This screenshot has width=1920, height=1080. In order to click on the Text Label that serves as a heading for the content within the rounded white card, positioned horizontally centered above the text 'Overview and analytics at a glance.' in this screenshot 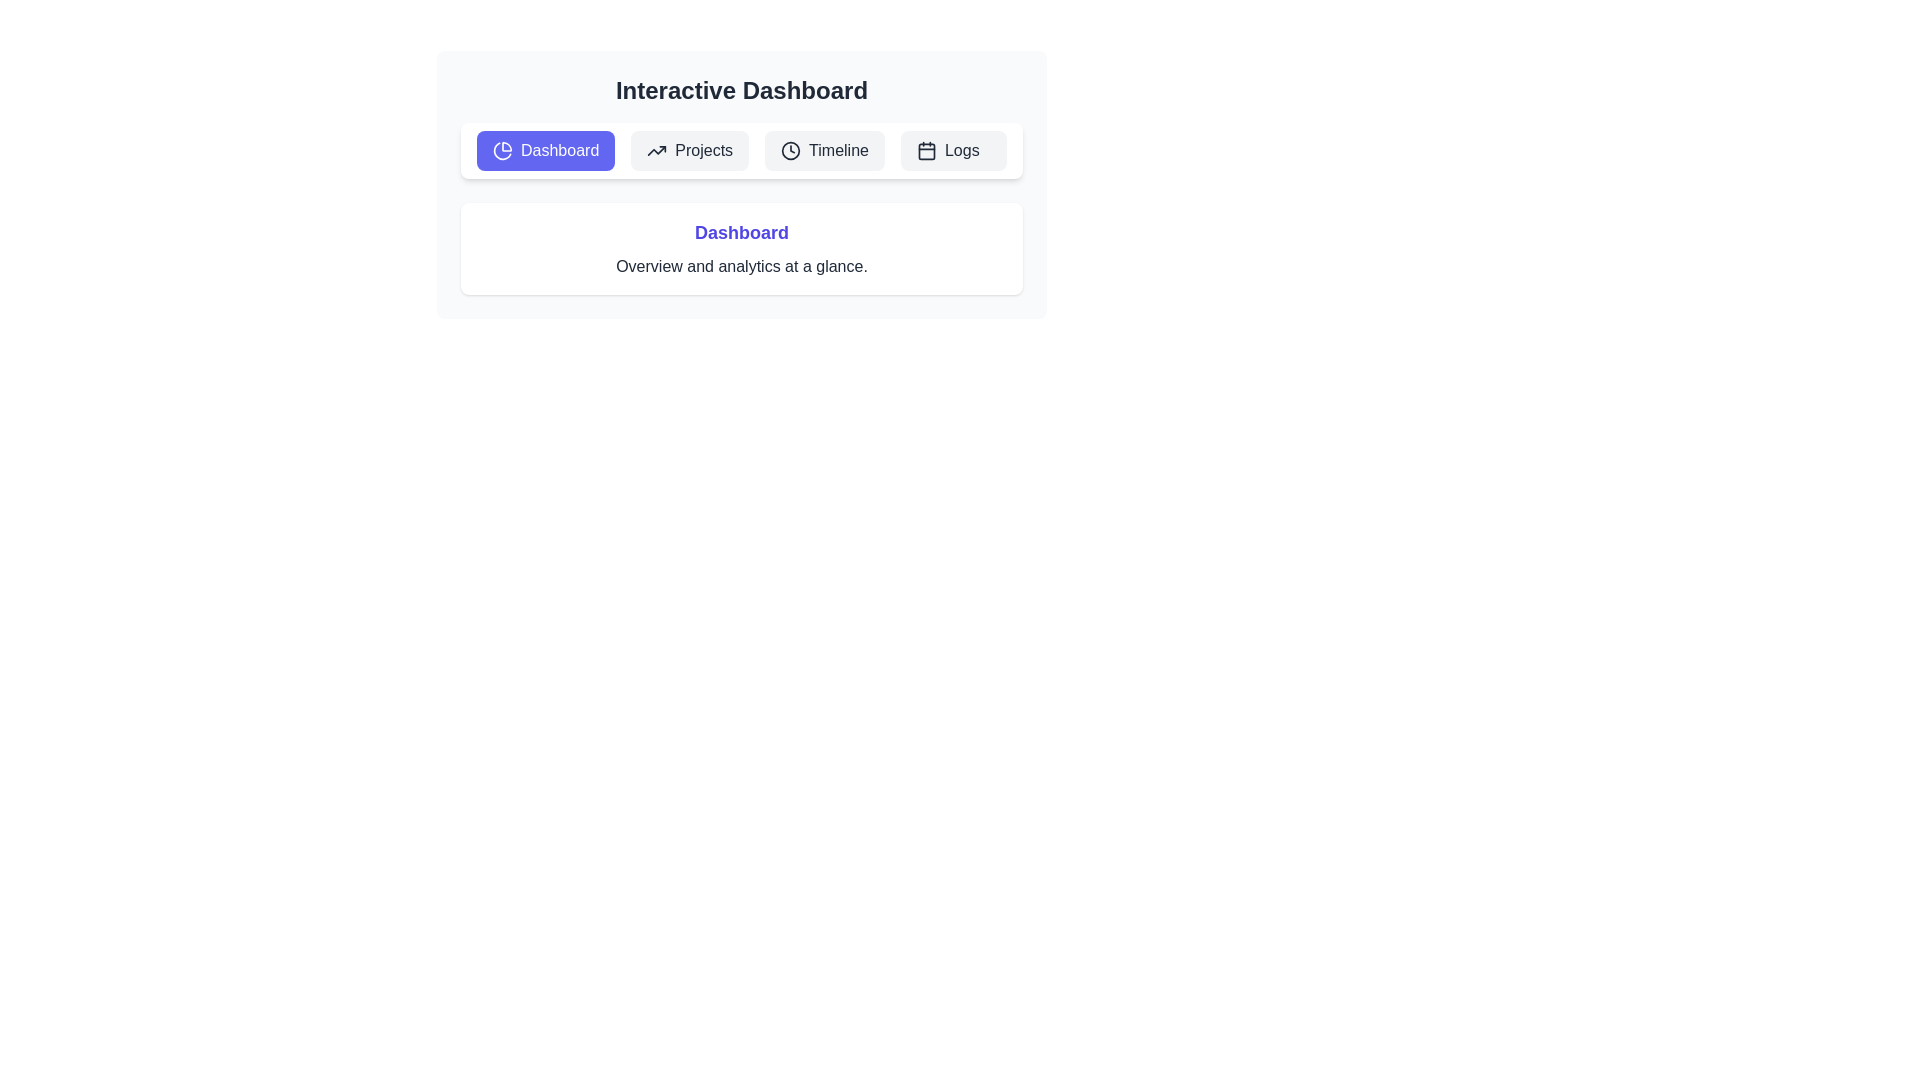, I will do `click(741, 231)`.